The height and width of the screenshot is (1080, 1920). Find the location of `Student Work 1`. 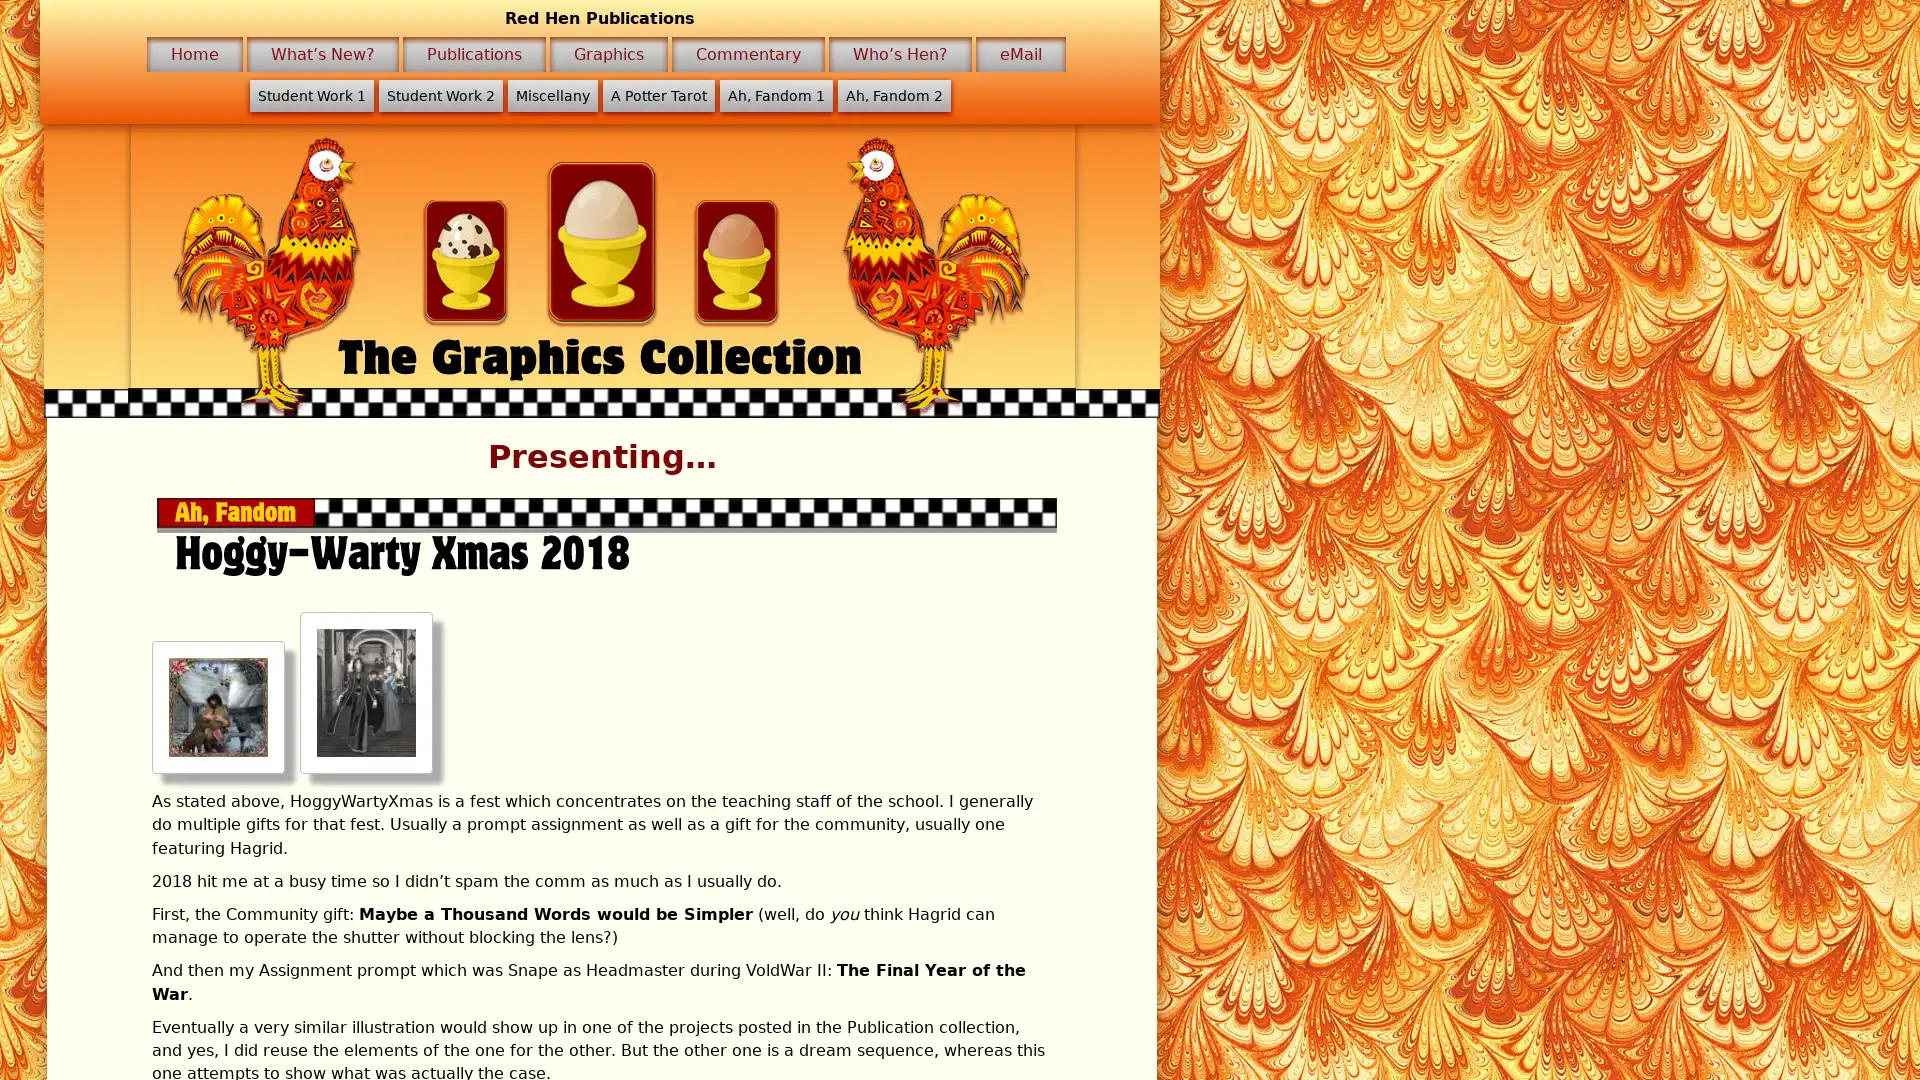

Student Work 1 is located at coordinates (310, 96).